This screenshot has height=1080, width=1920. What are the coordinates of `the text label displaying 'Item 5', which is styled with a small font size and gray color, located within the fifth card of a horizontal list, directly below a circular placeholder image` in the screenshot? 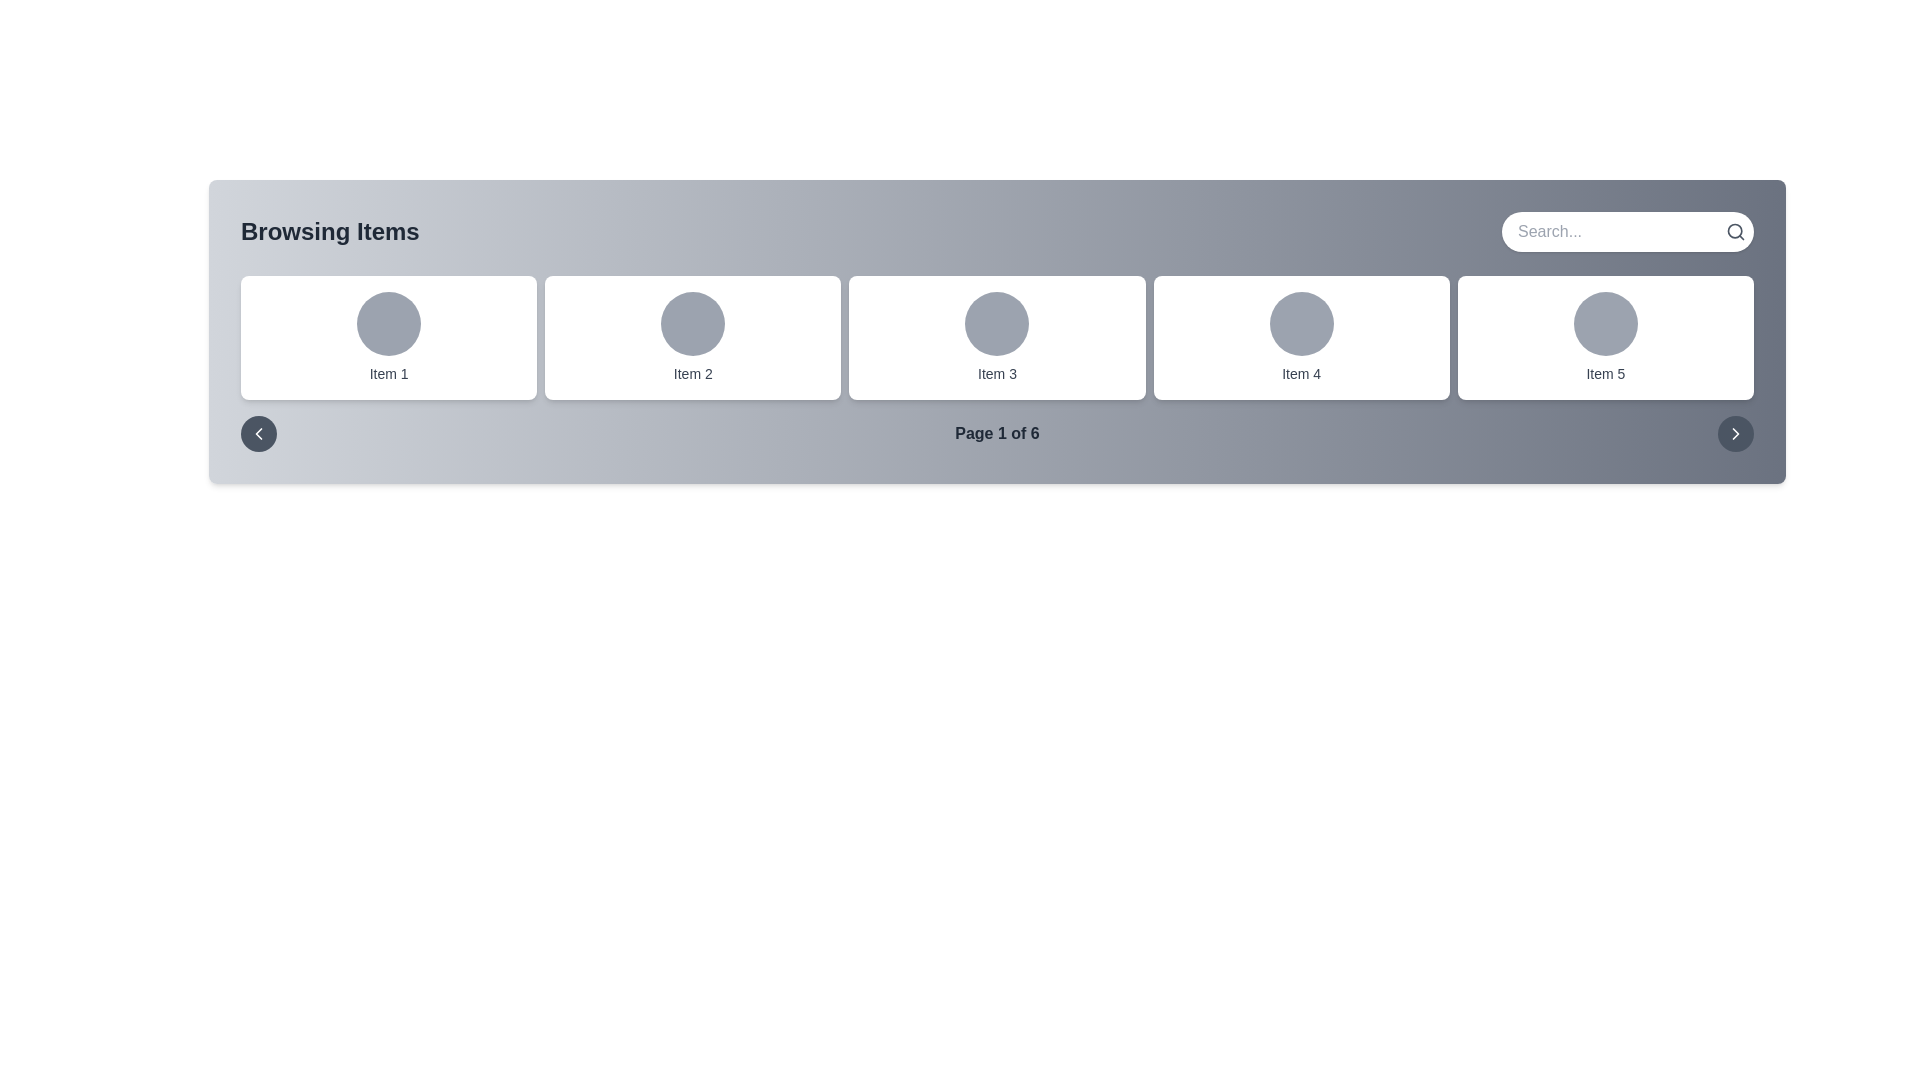 It's located at (1605, 374).